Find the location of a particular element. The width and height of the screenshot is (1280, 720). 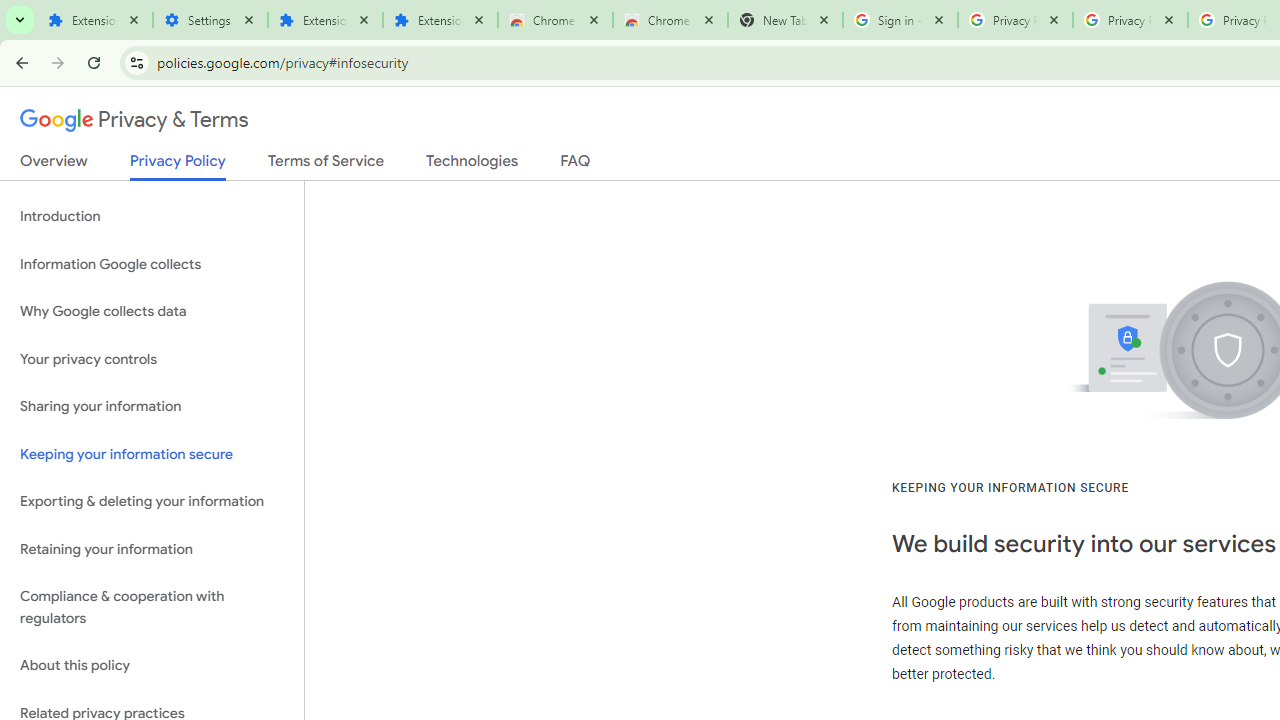

'Exporting & deleting your information' is located at coordinates (151, 501).